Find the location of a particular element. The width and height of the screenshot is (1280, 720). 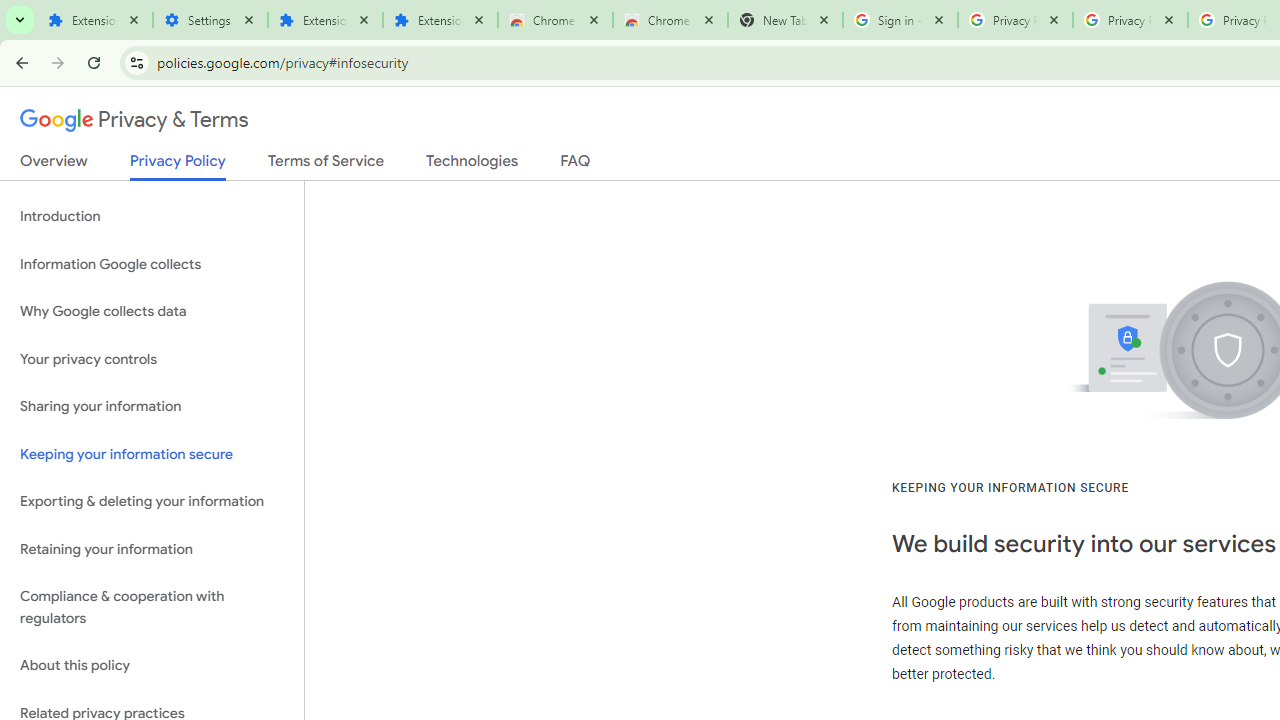

'Exporting & deleting your information' is located at coordinates (151, 501).